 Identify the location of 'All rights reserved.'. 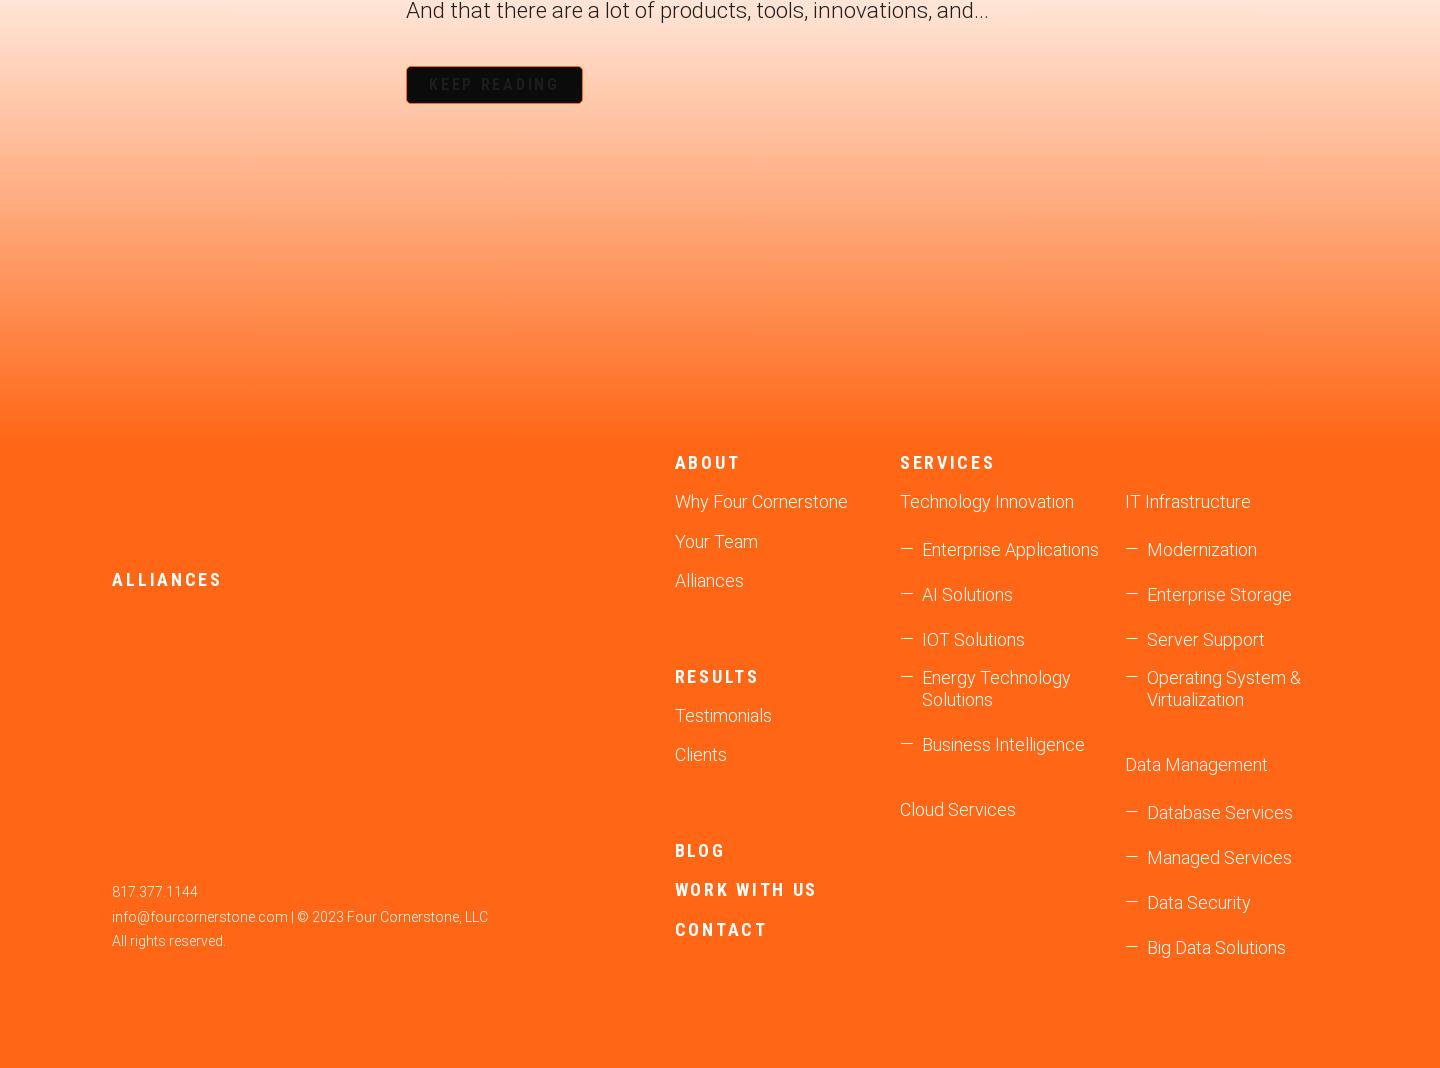
(168, 941).